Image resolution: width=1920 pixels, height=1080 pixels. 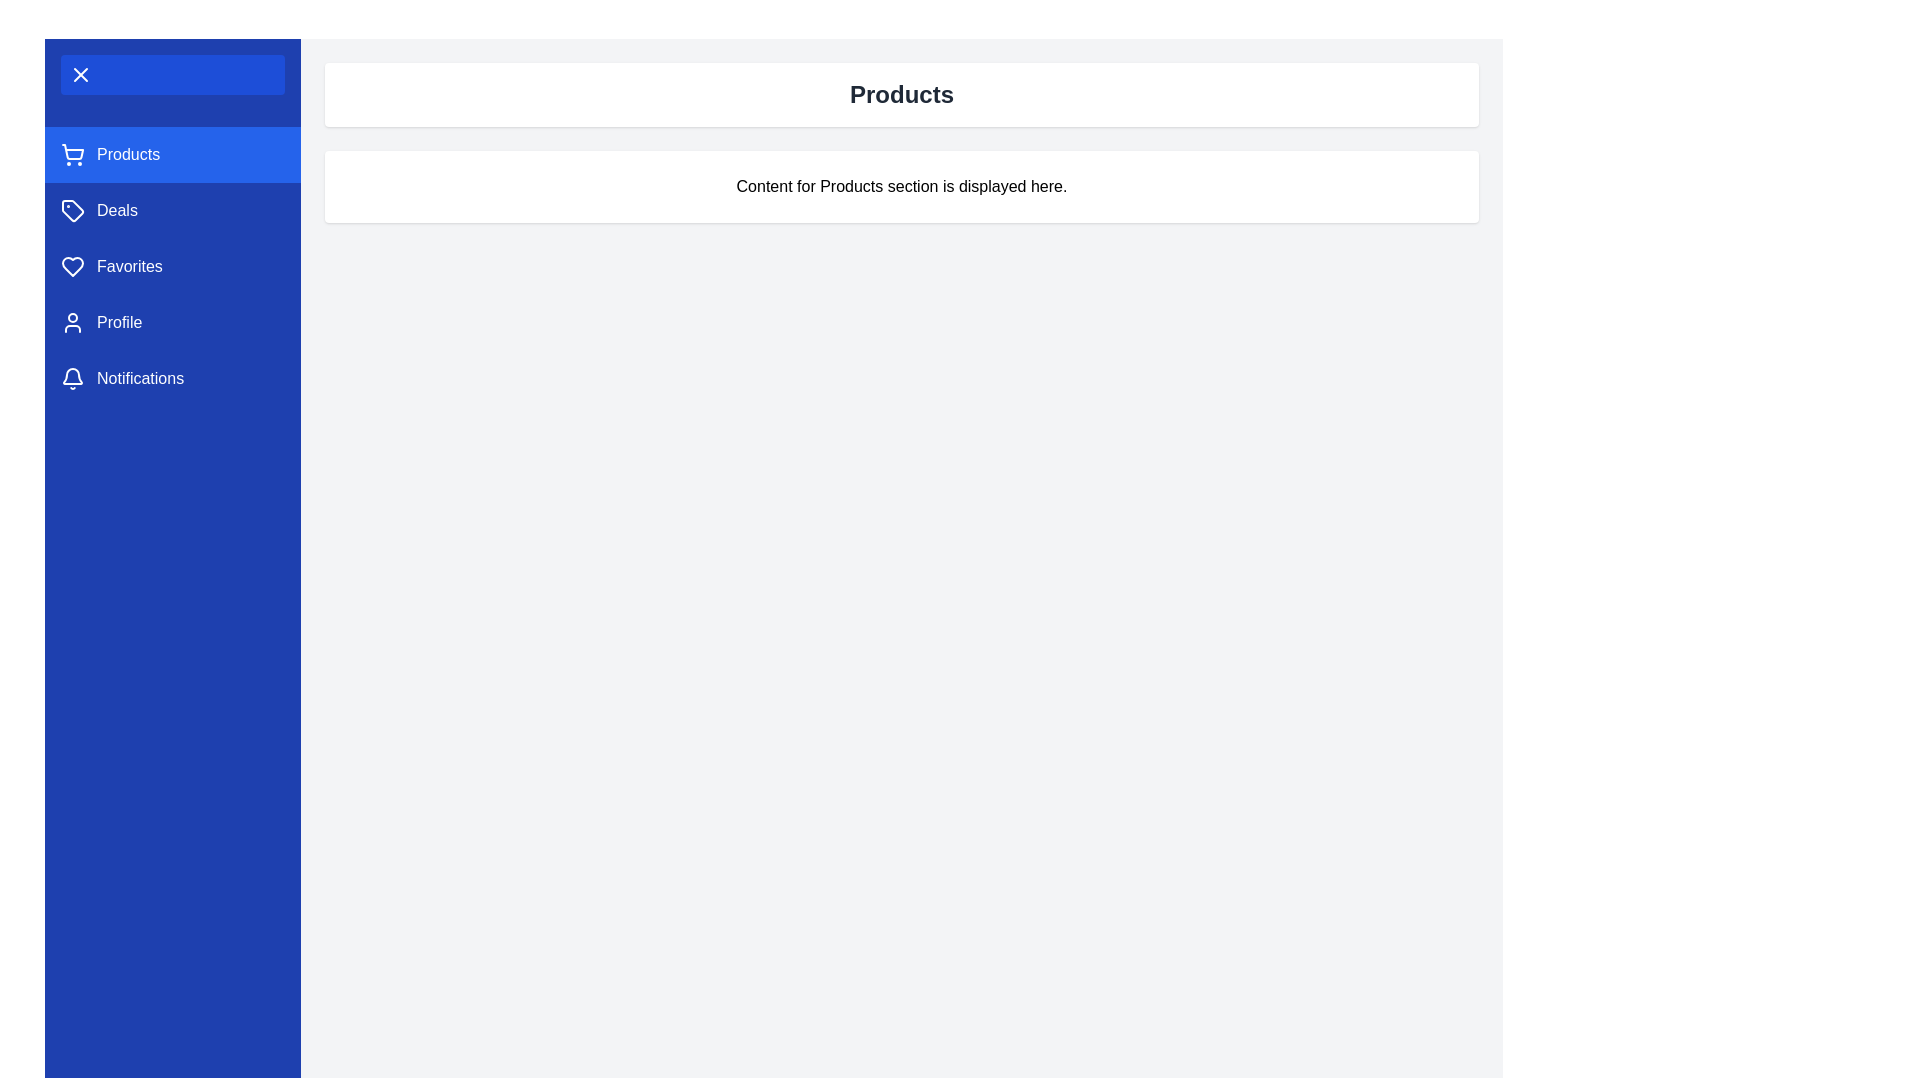 I want to click on the navigation button labeled 'Products' located in the left sidebar of the application, so click(x=172, y=153).